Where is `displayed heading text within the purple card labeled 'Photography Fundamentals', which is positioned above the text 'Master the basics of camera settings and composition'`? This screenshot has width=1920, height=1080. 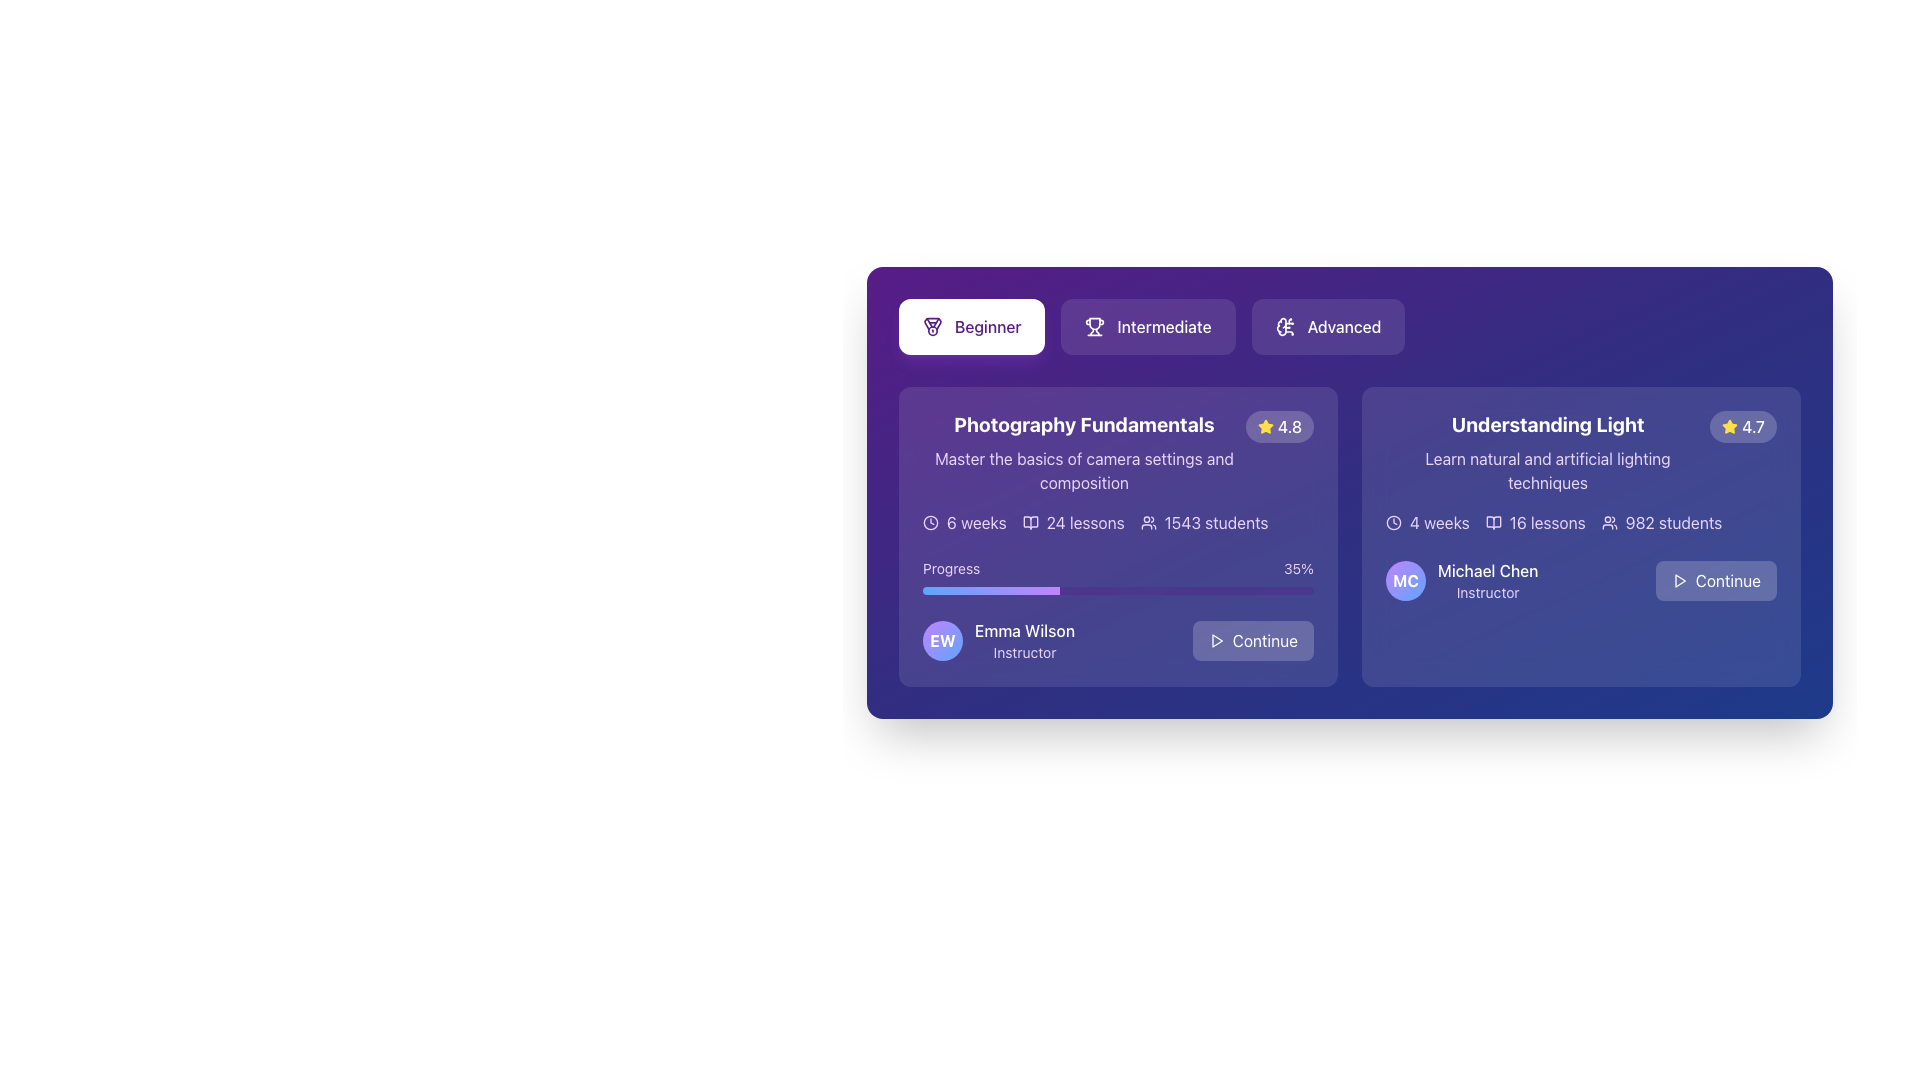
displayed heading text within the purple card labeled 'Photography Fundamentals', which is positioned above the text 'Master the basics of camera settings and composition' is located at coordinates (1083, 423).